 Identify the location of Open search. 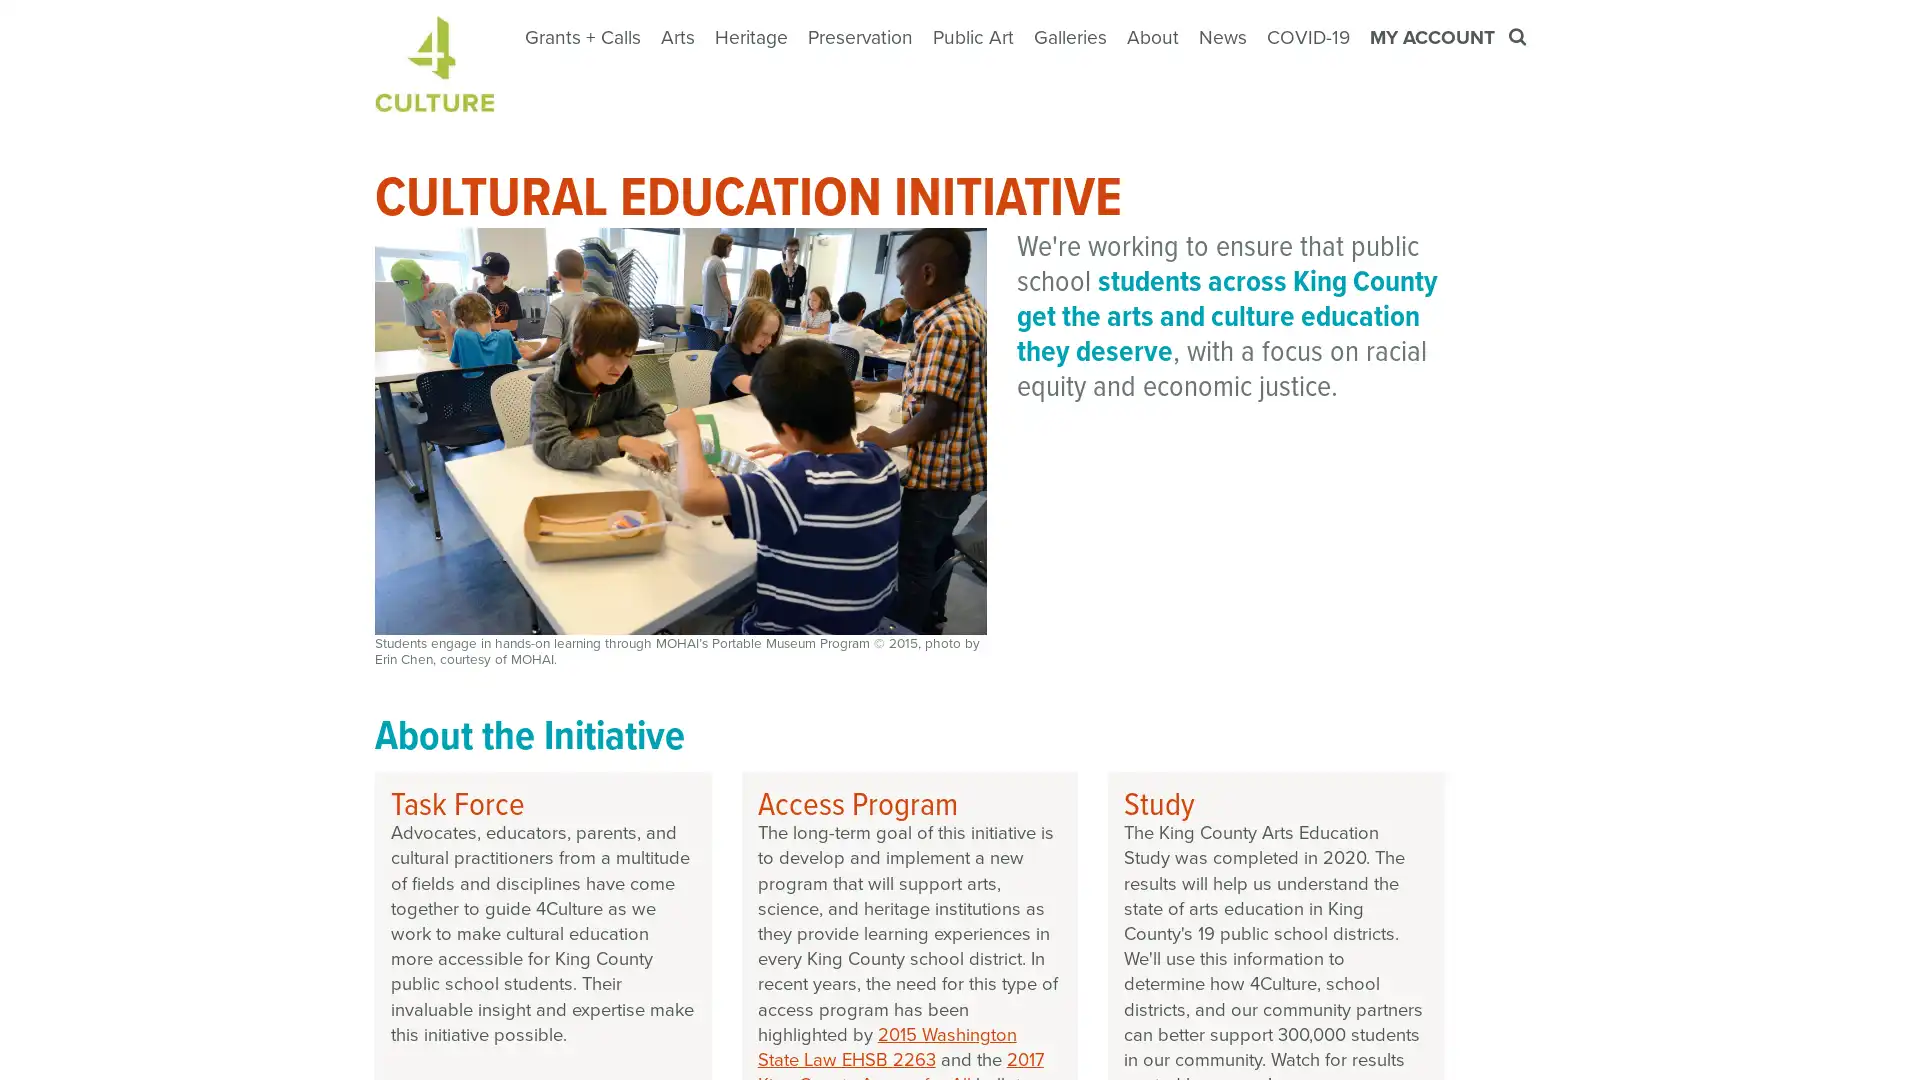
(1519, 37).